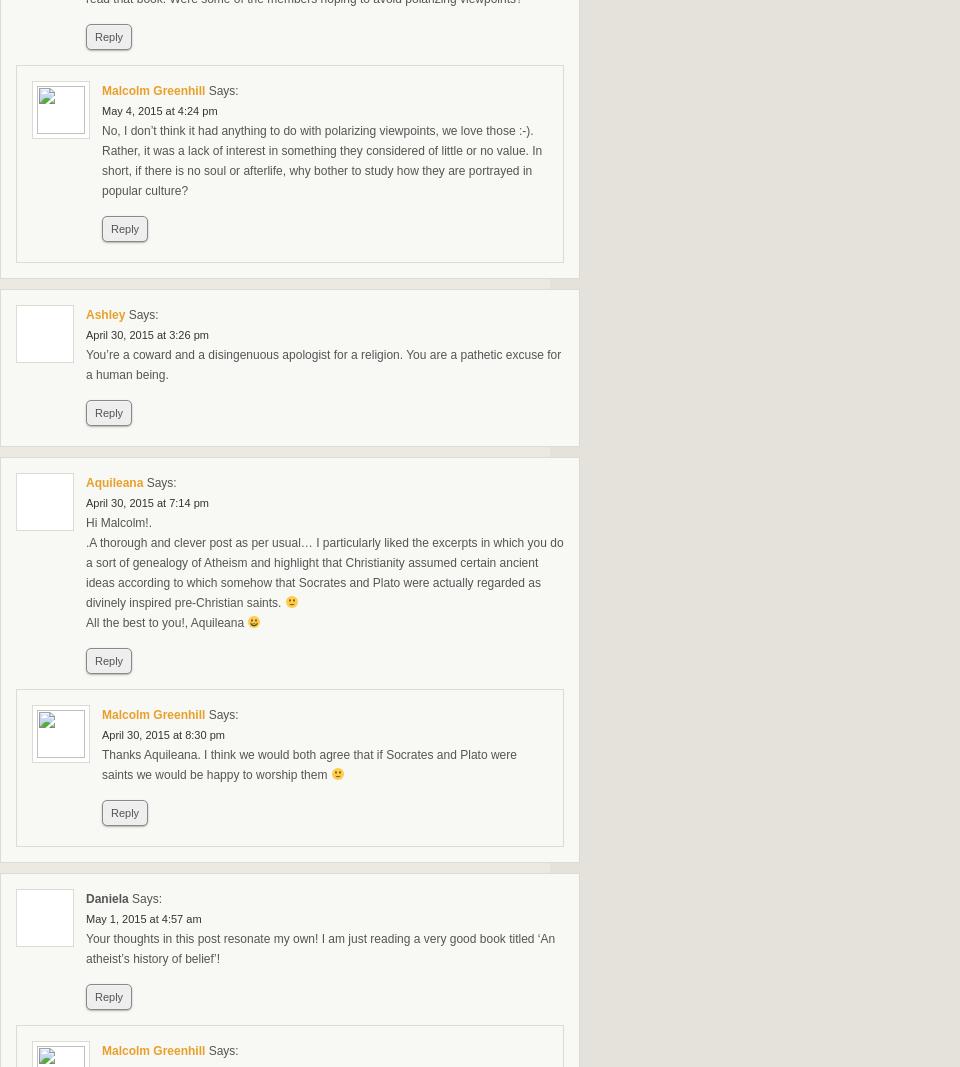 This screenshot has height=1067, width=960. Describe the element at coordinates (165, 623) in the screenshot. I see `'All the best to you!, Aquileana'` at that location.